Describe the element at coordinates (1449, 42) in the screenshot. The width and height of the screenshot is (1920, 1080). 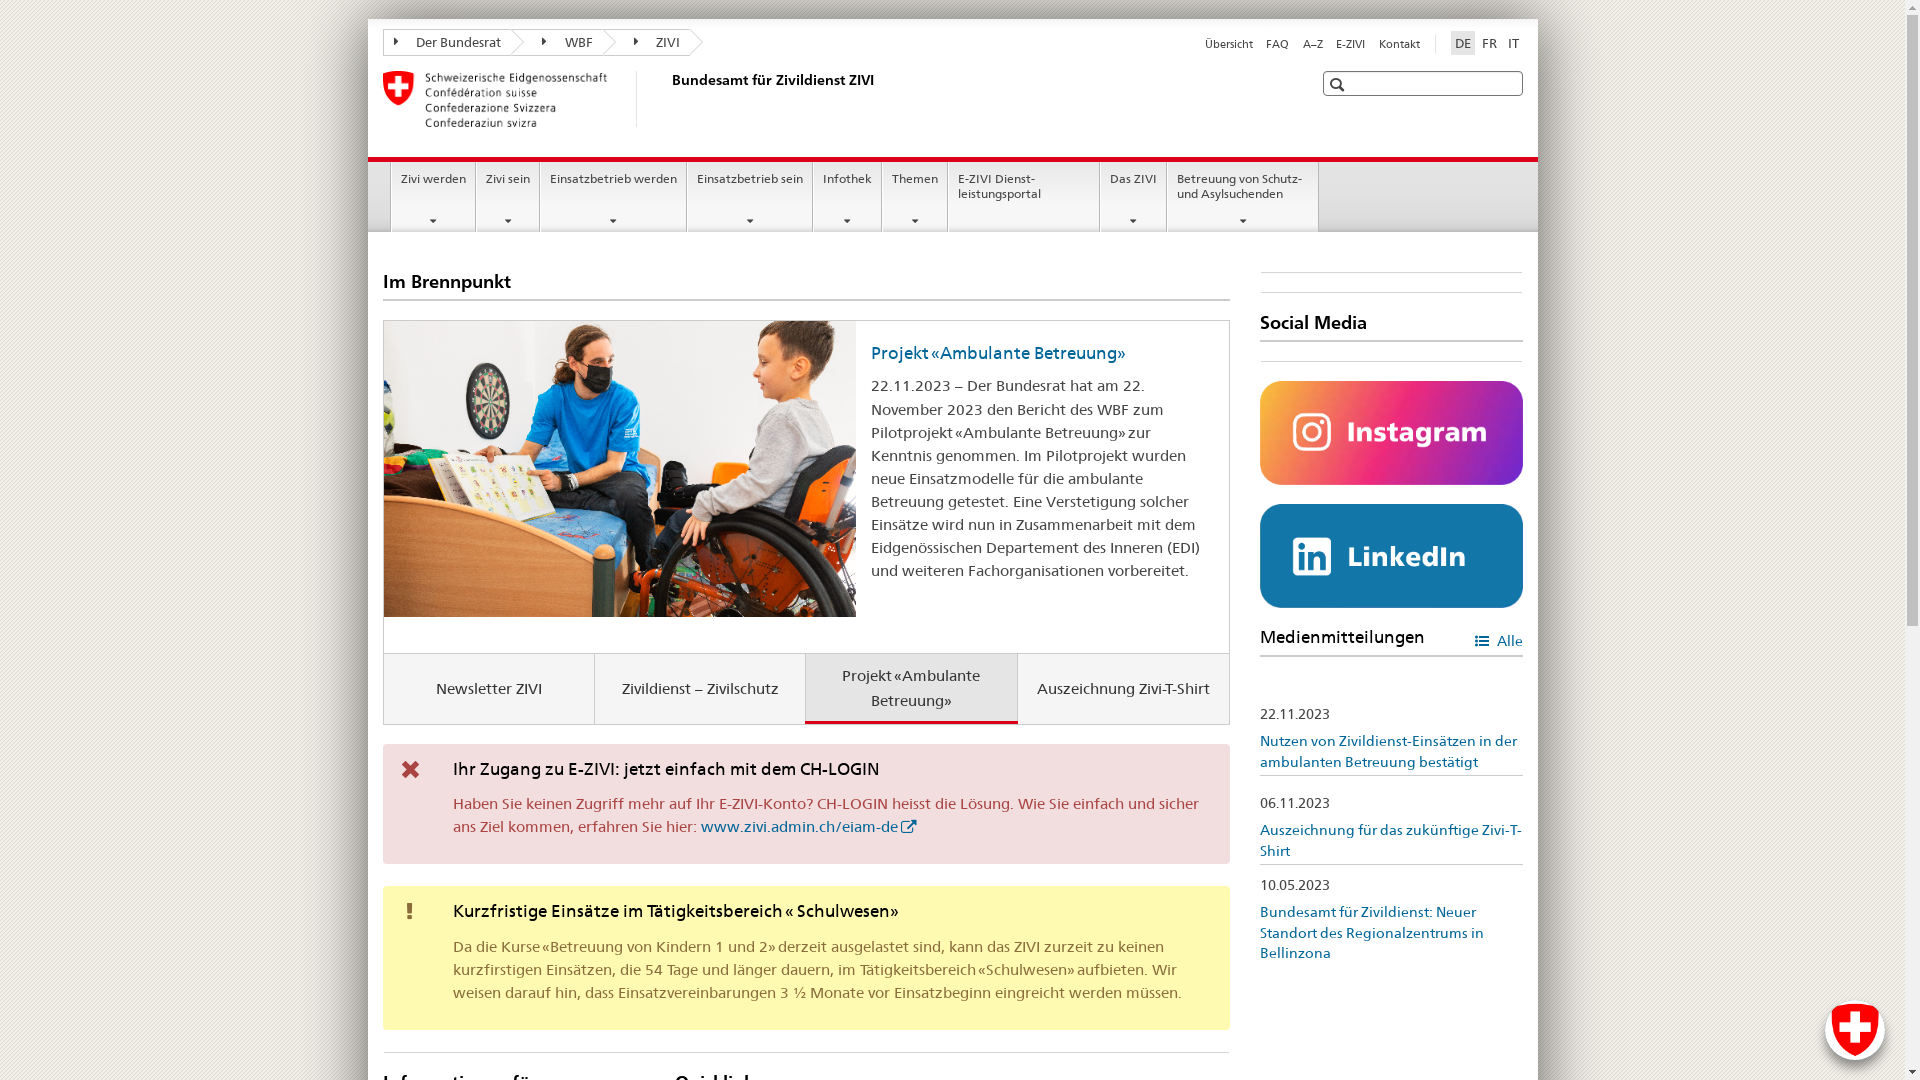
I see `'DE'` at that location.